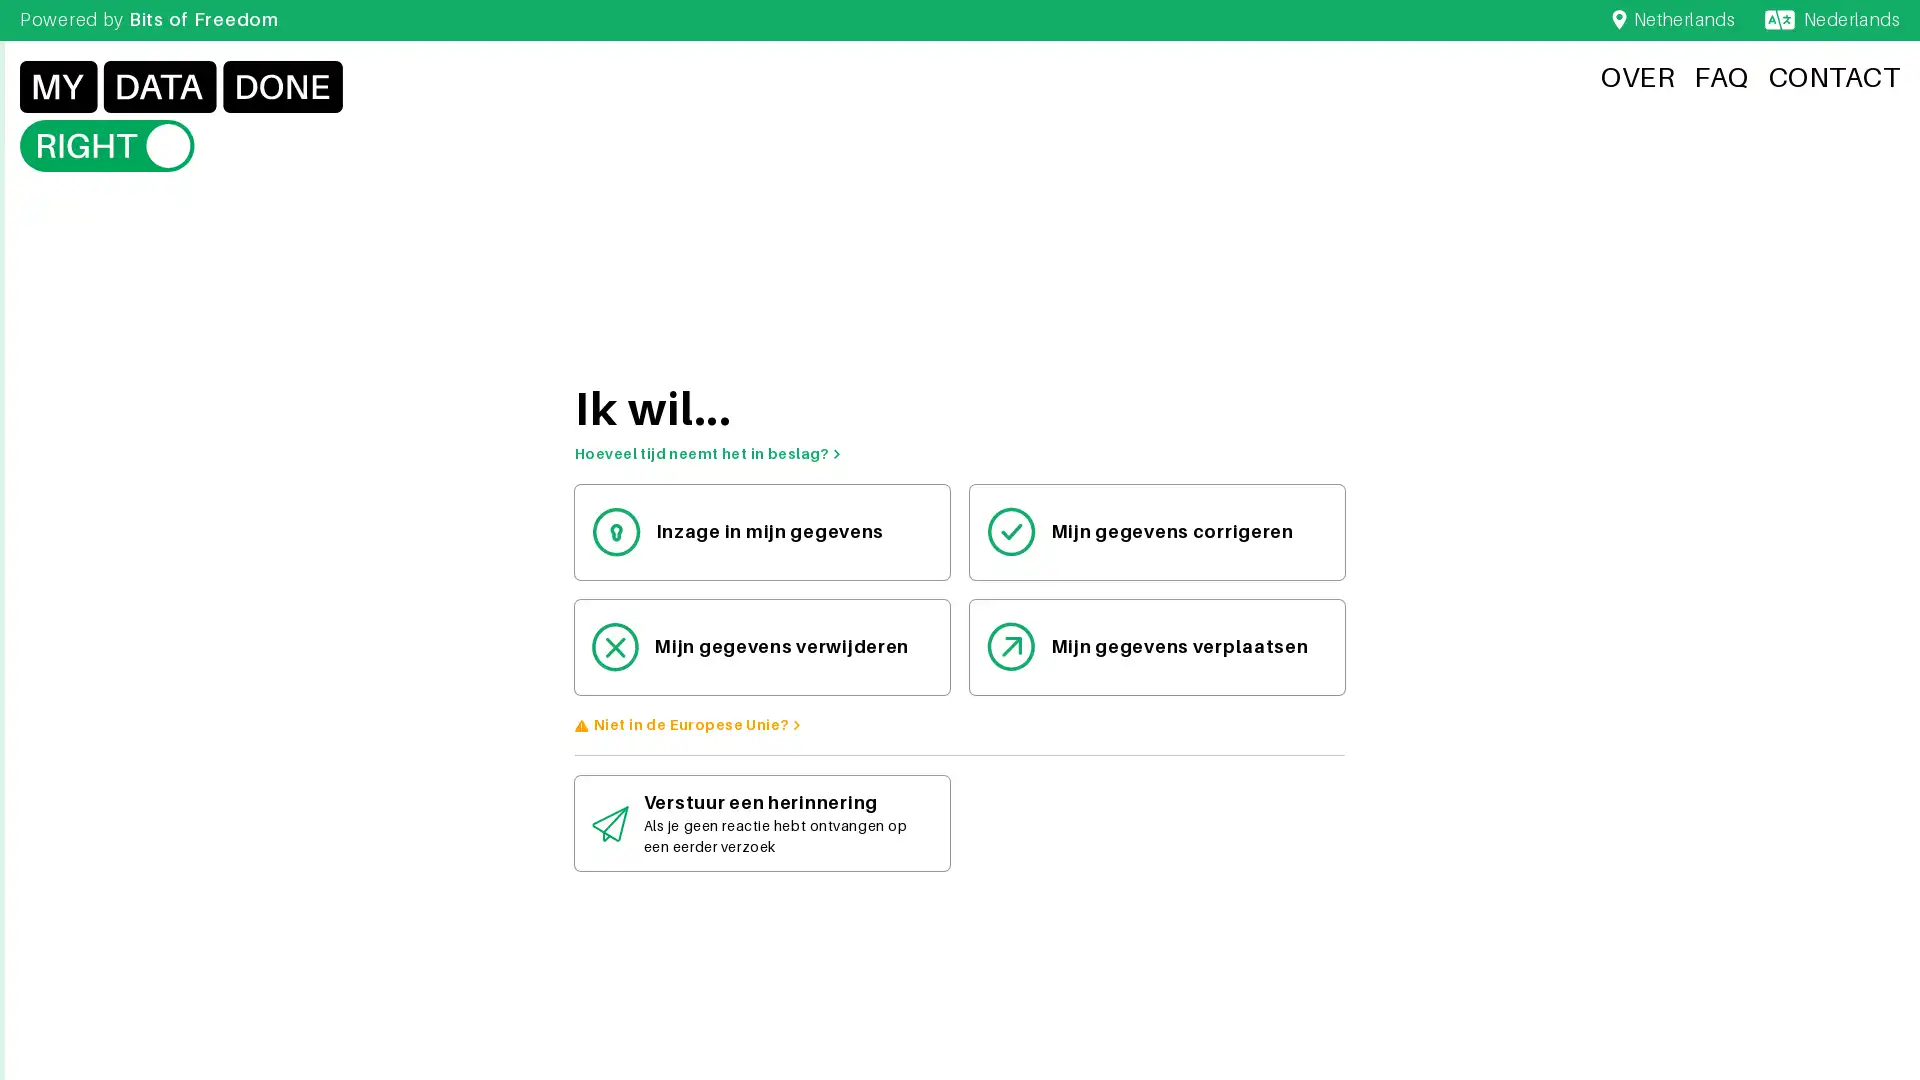 The image size is (1920, 1080). Describe the element at coordinates (697, 724) in the screenshot. I see `Niet in de Europese Unie?` at that location.